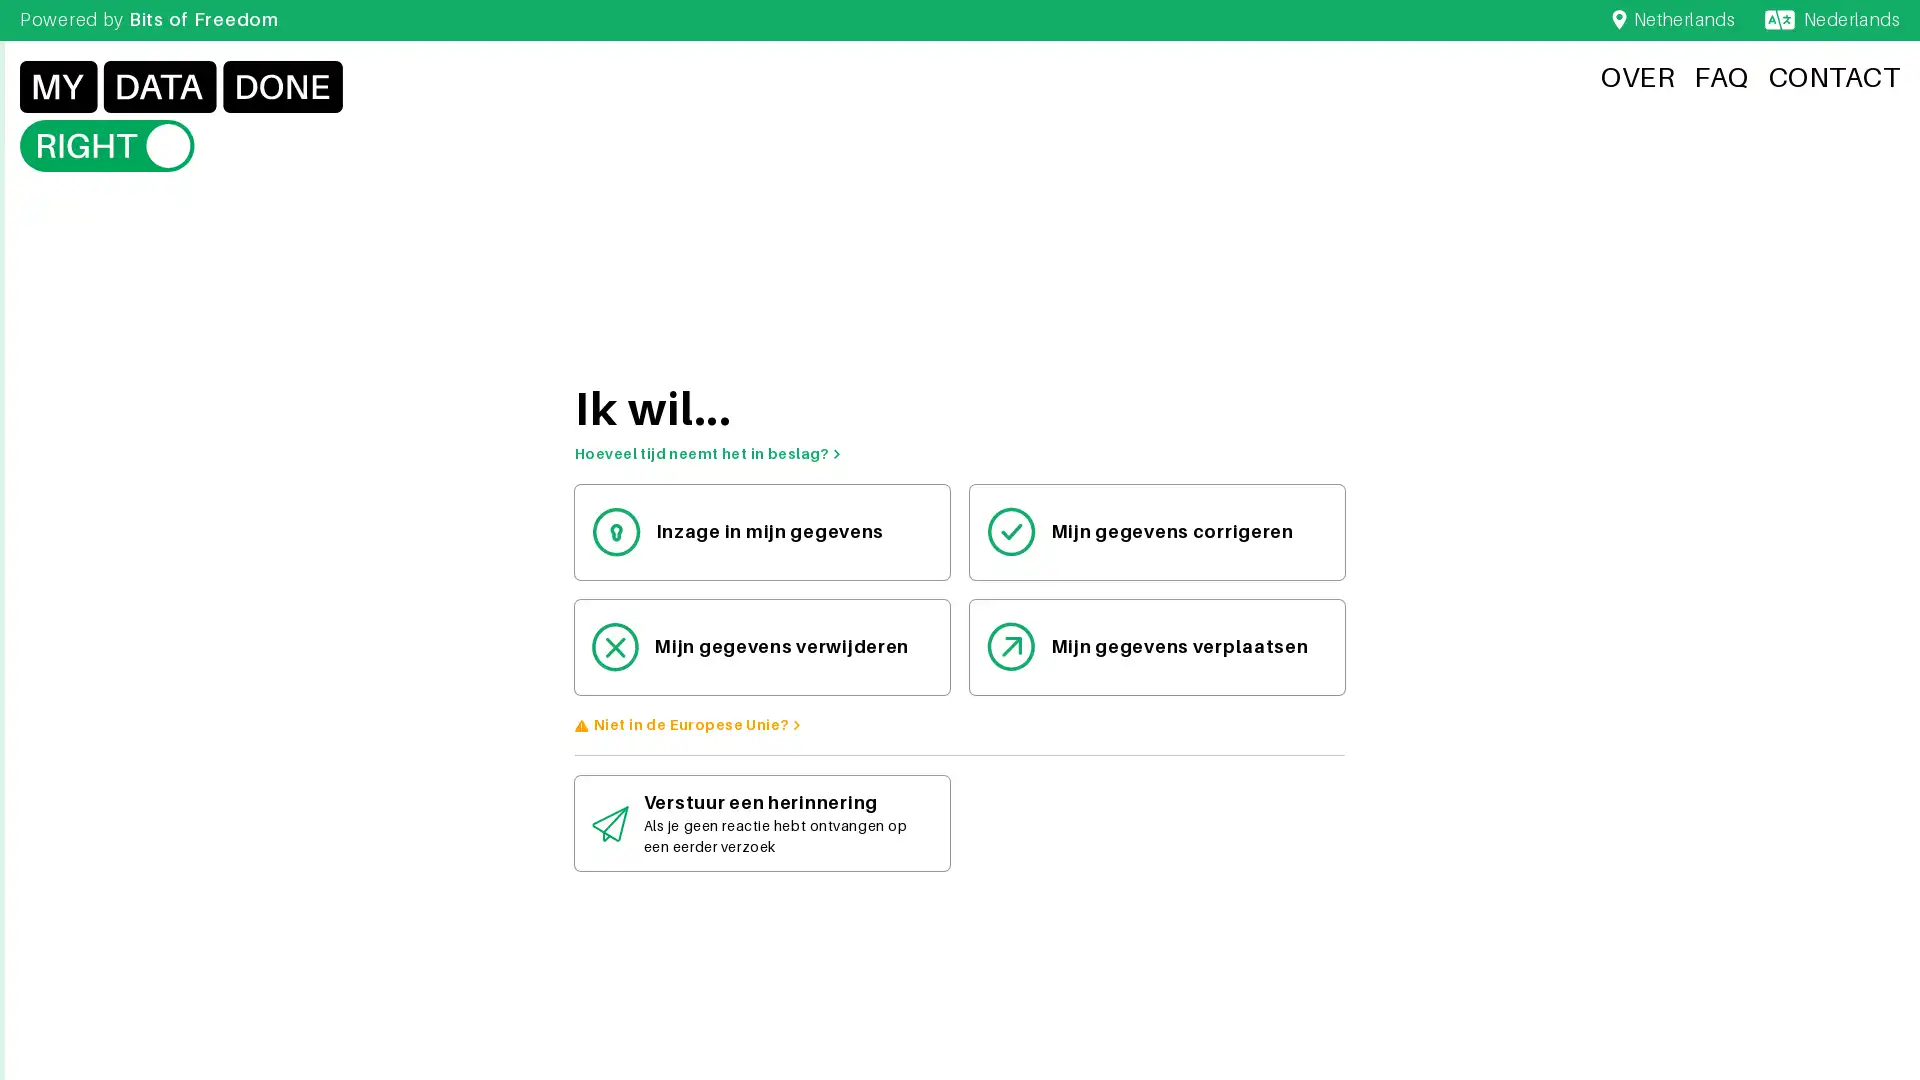 The image size is (1920, 1080). Describe the element at coordinates (697, 724) in the screenshot. I see `Niet in de Europese Unie?` at that location.